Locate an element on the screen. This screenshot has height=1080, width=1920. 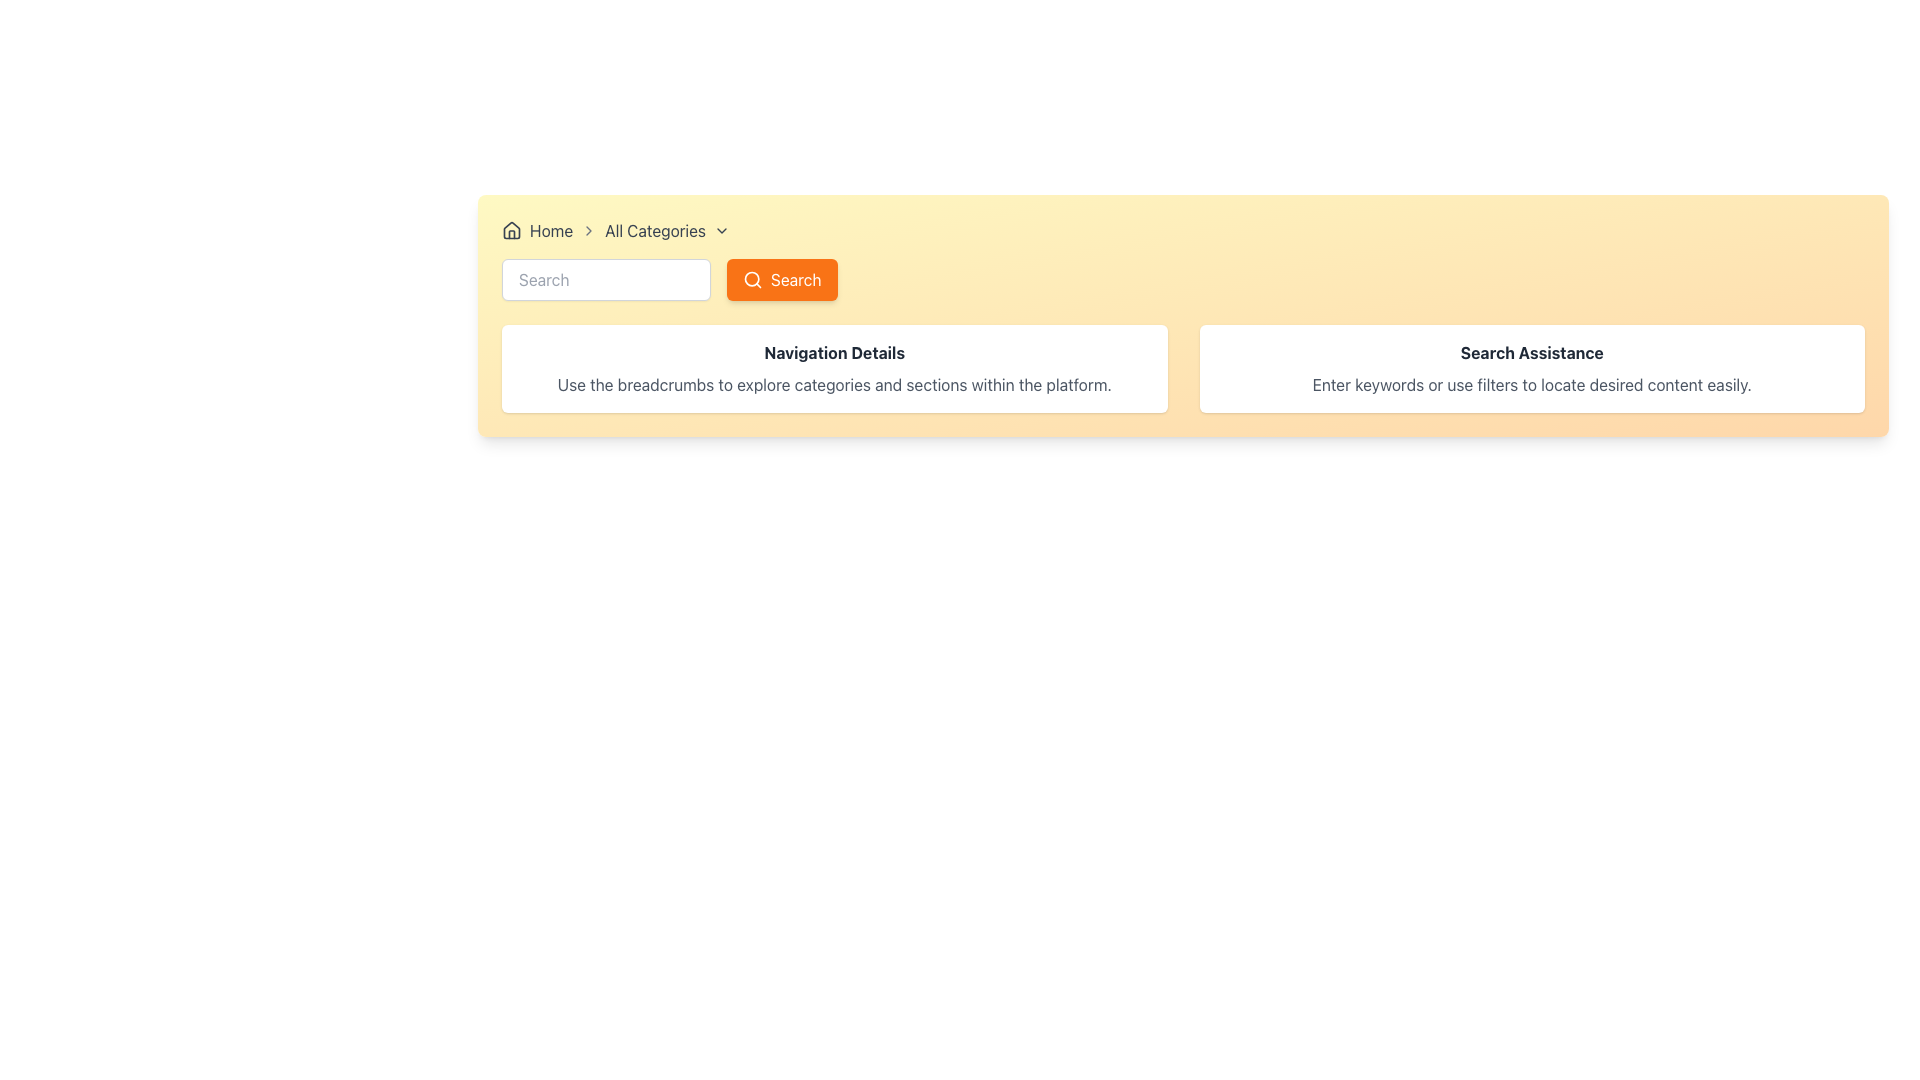
the informational text block that reads 'Use the breadcrumbs is located at coordinates (834, 385).